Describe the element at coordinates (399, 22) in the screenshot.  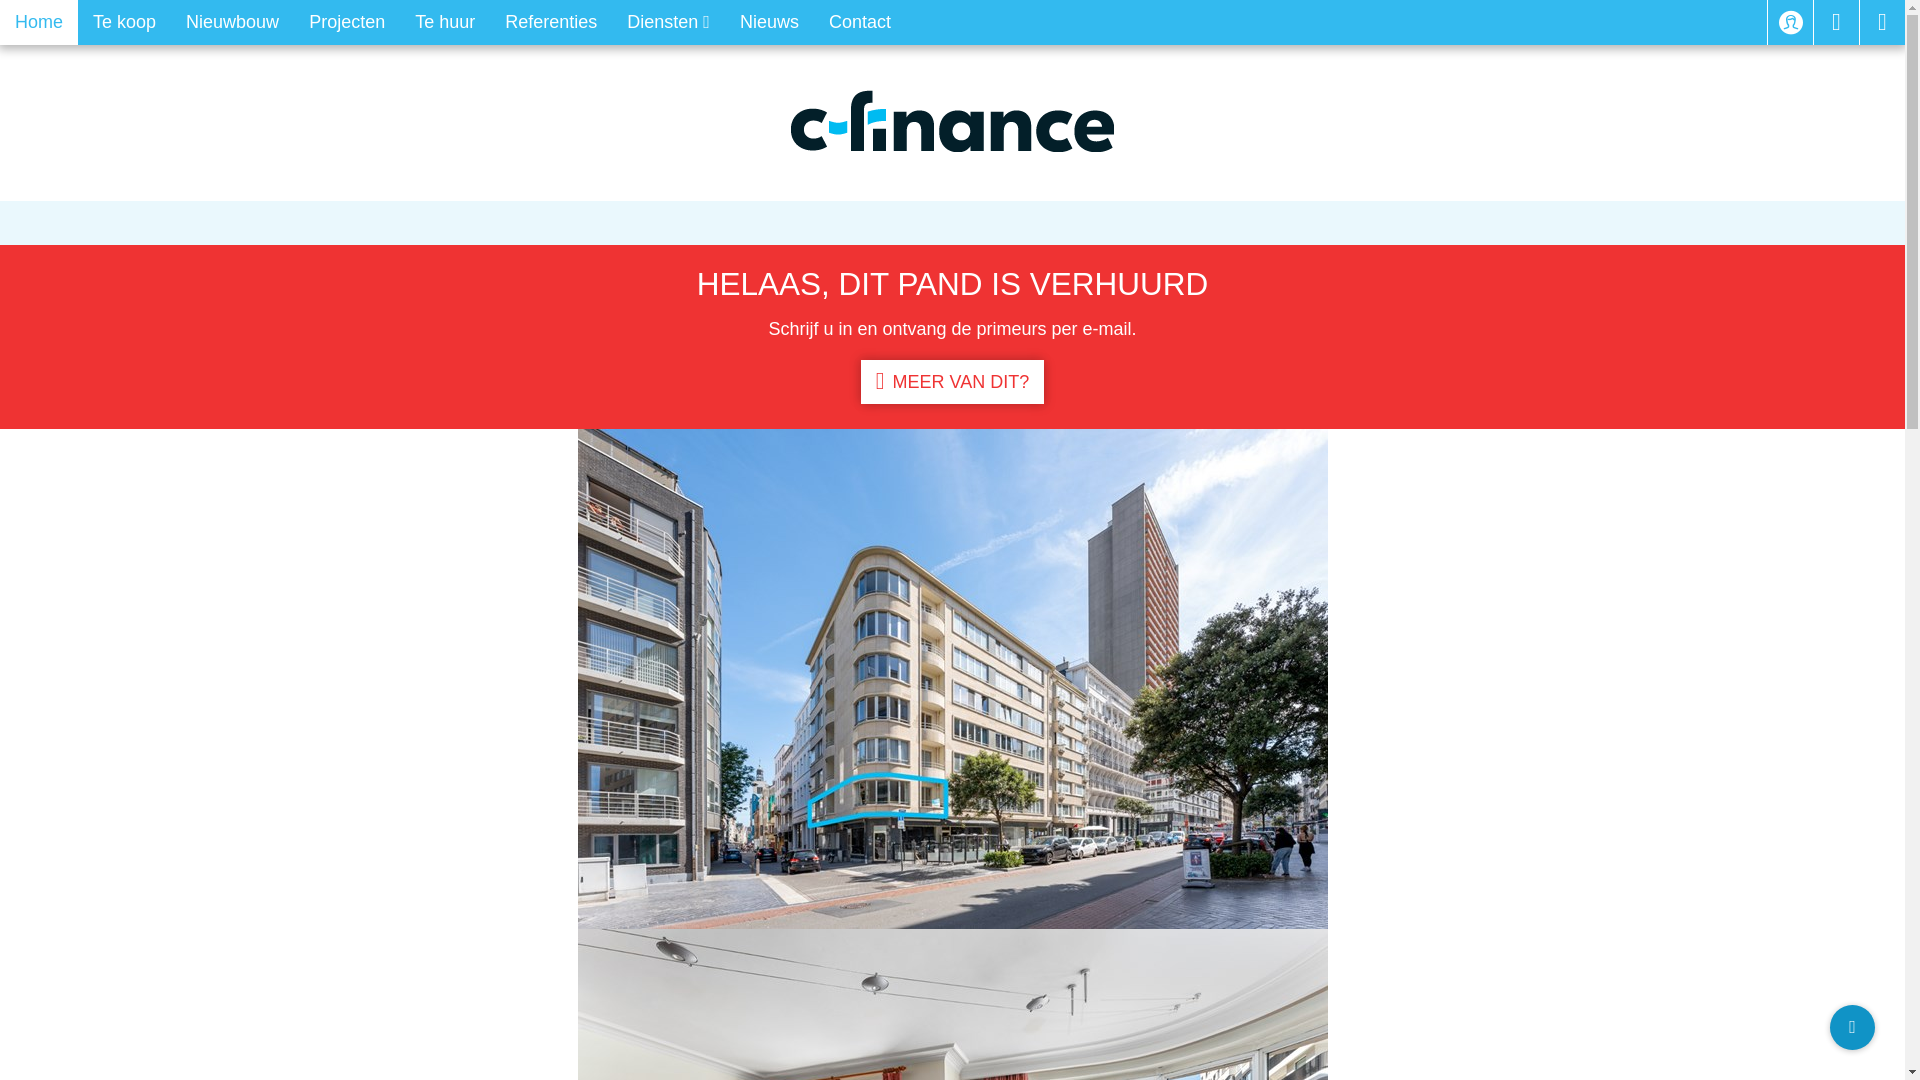
I see `'Te huur'` at that location.